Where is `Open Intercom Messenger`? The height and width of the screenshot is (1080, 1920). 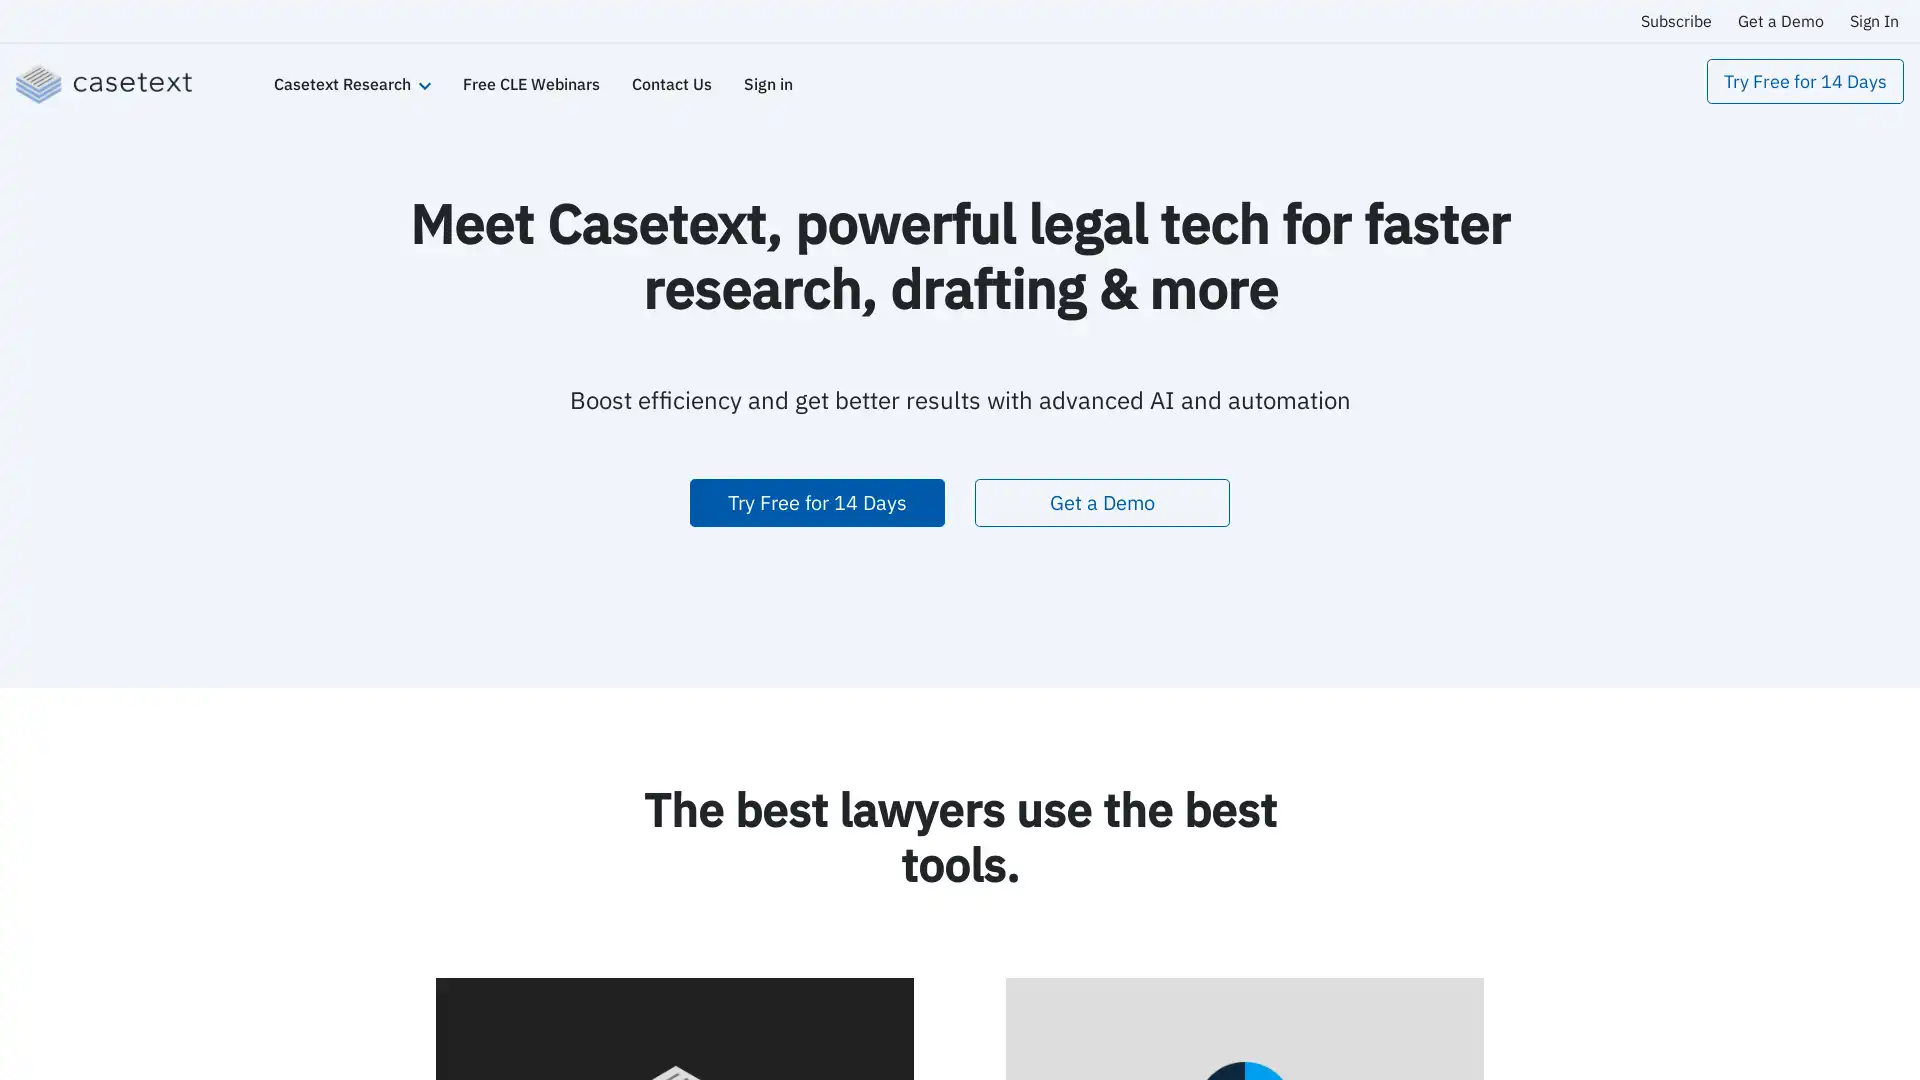
Open Intercom Messenger is located at coordinates (1869, 1029).